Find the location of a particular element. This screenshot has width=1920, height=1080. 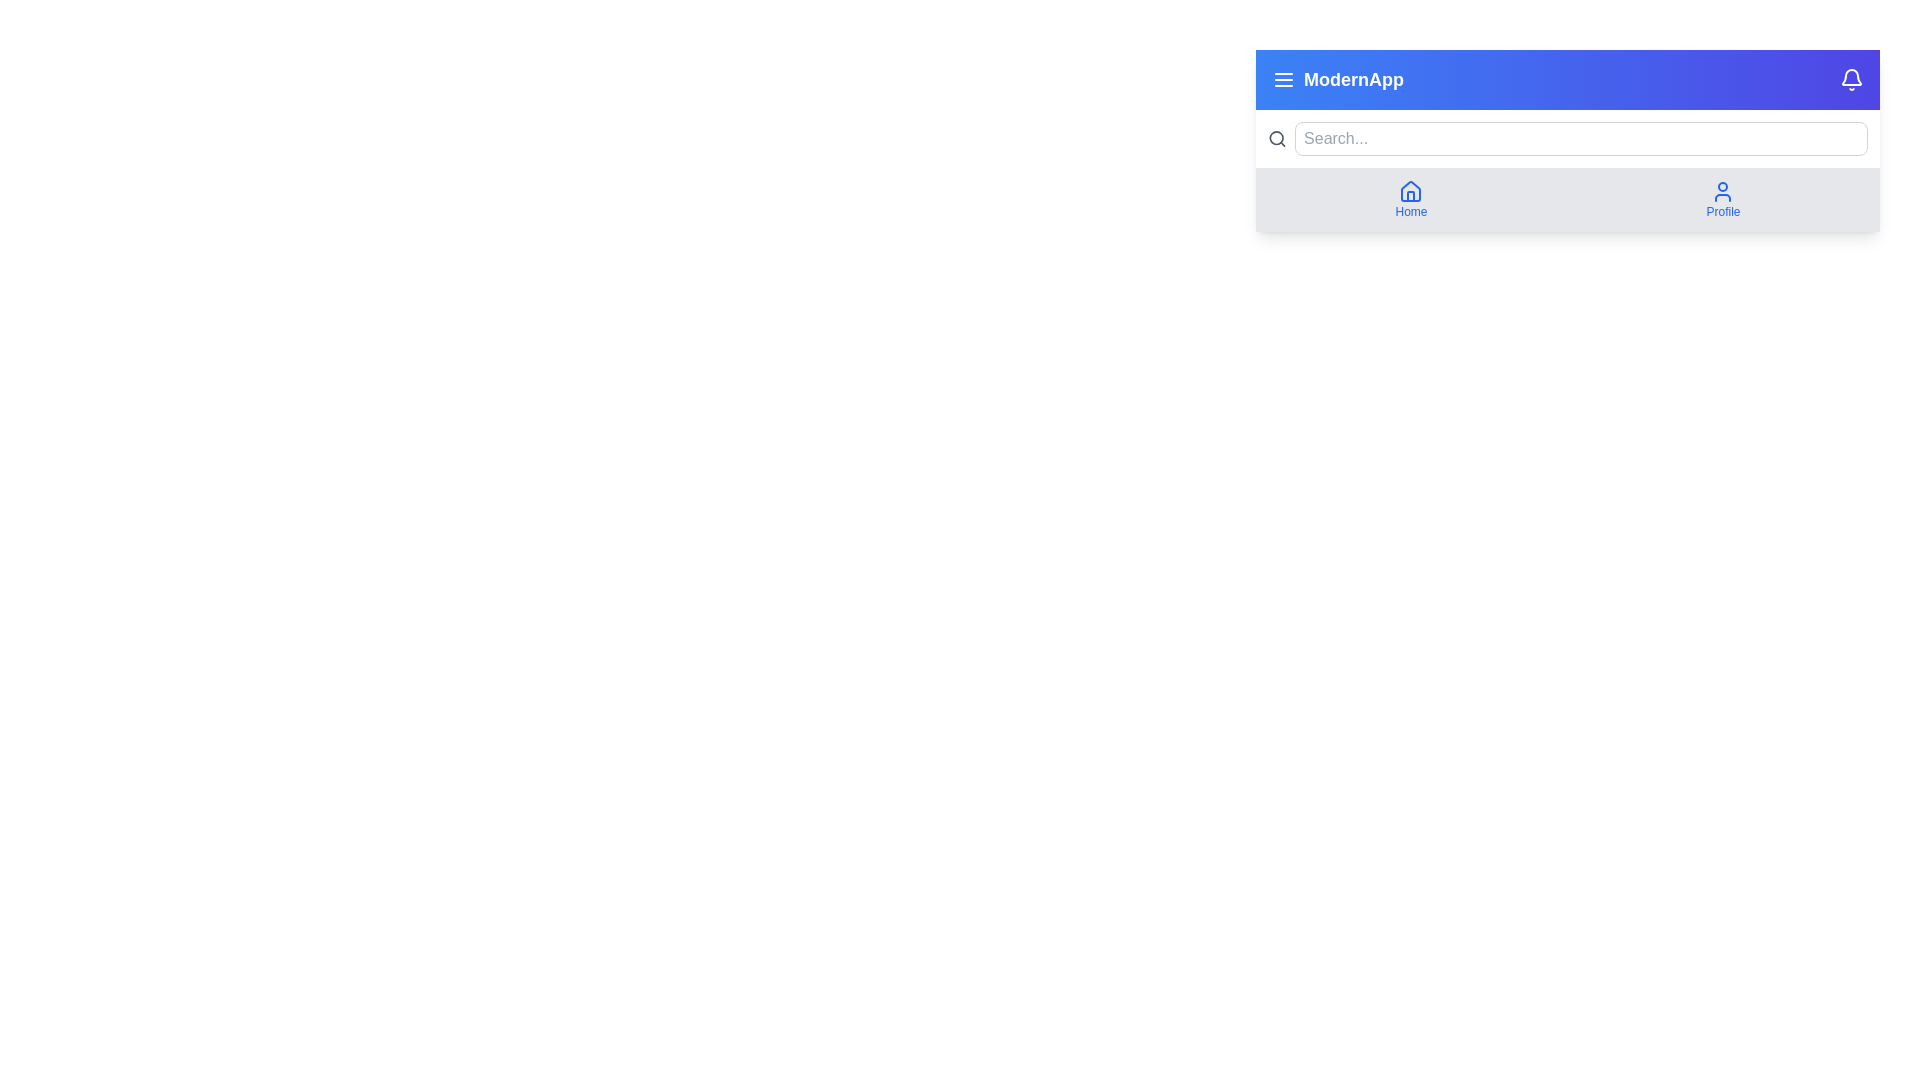

the 'Home' text label, which is styled with a small font size and blue color, located beneath the home icon in the navigation bar is located at coordinates (1410, 212).